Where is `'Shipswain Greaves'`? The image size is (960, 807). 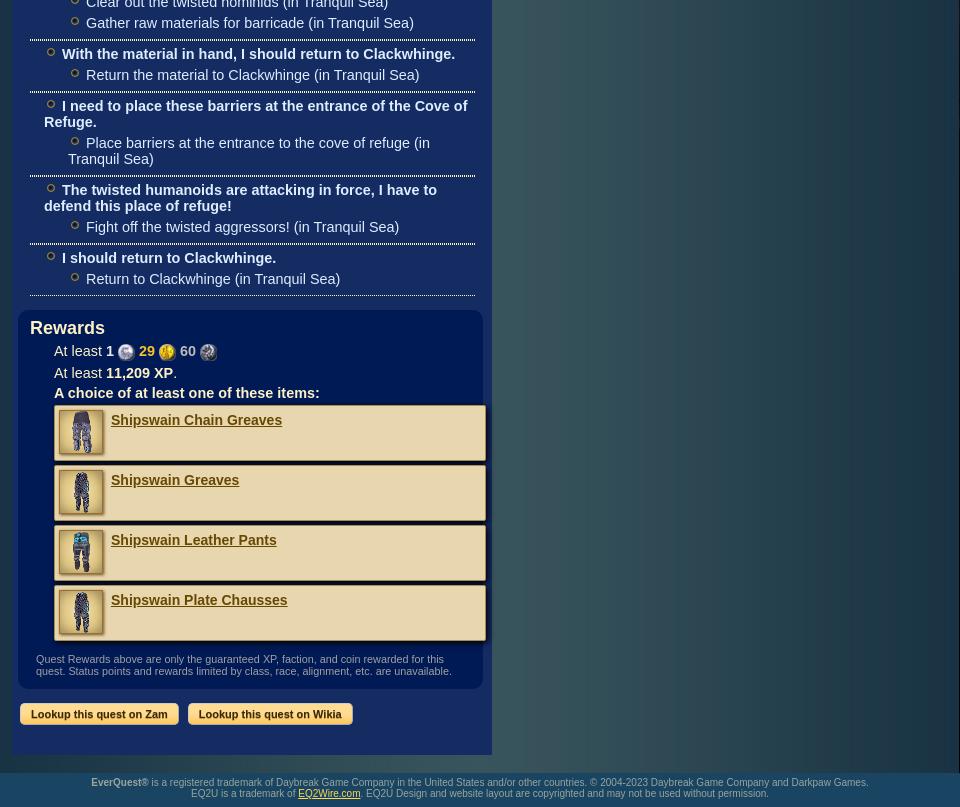 'Shipswain Greaves' is located at coordinates (174, 478).